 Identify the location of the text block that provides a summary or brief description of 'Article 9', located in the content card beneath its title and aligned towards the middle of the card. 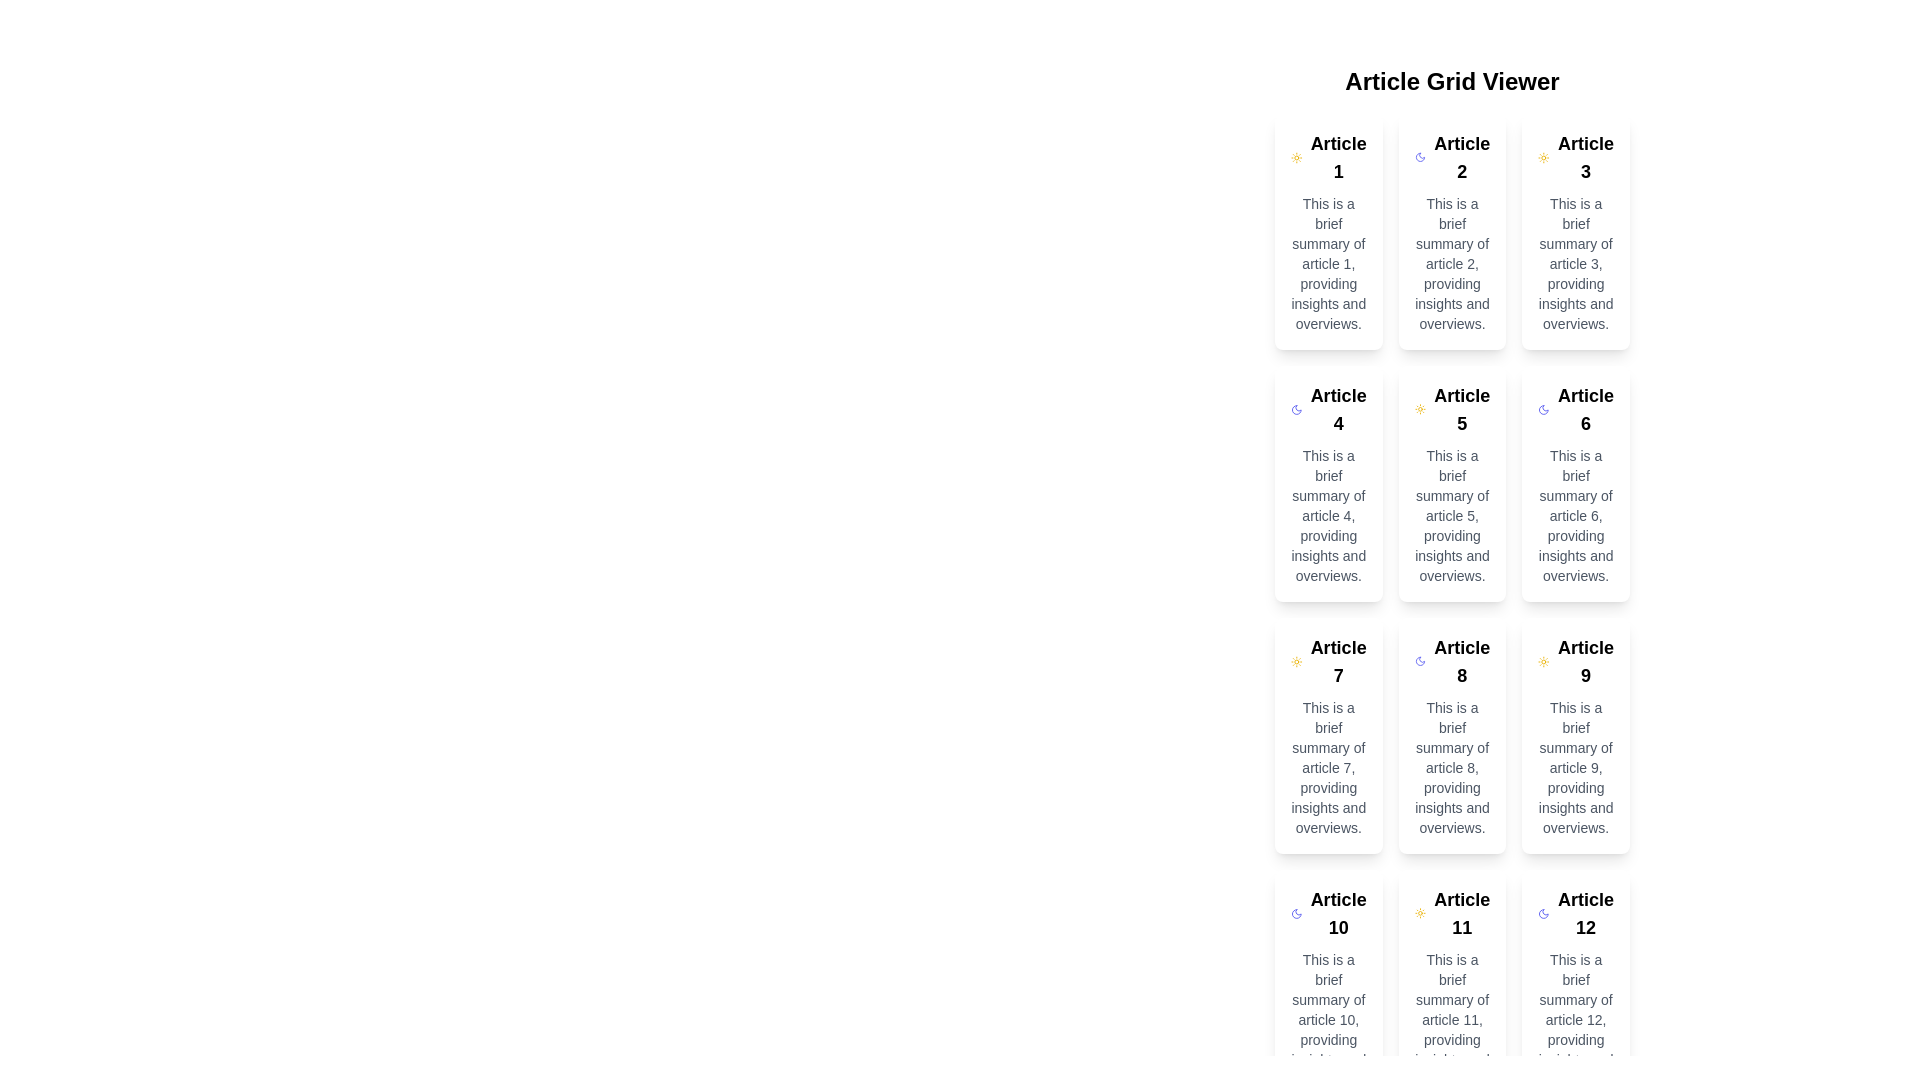
(1575, 766).